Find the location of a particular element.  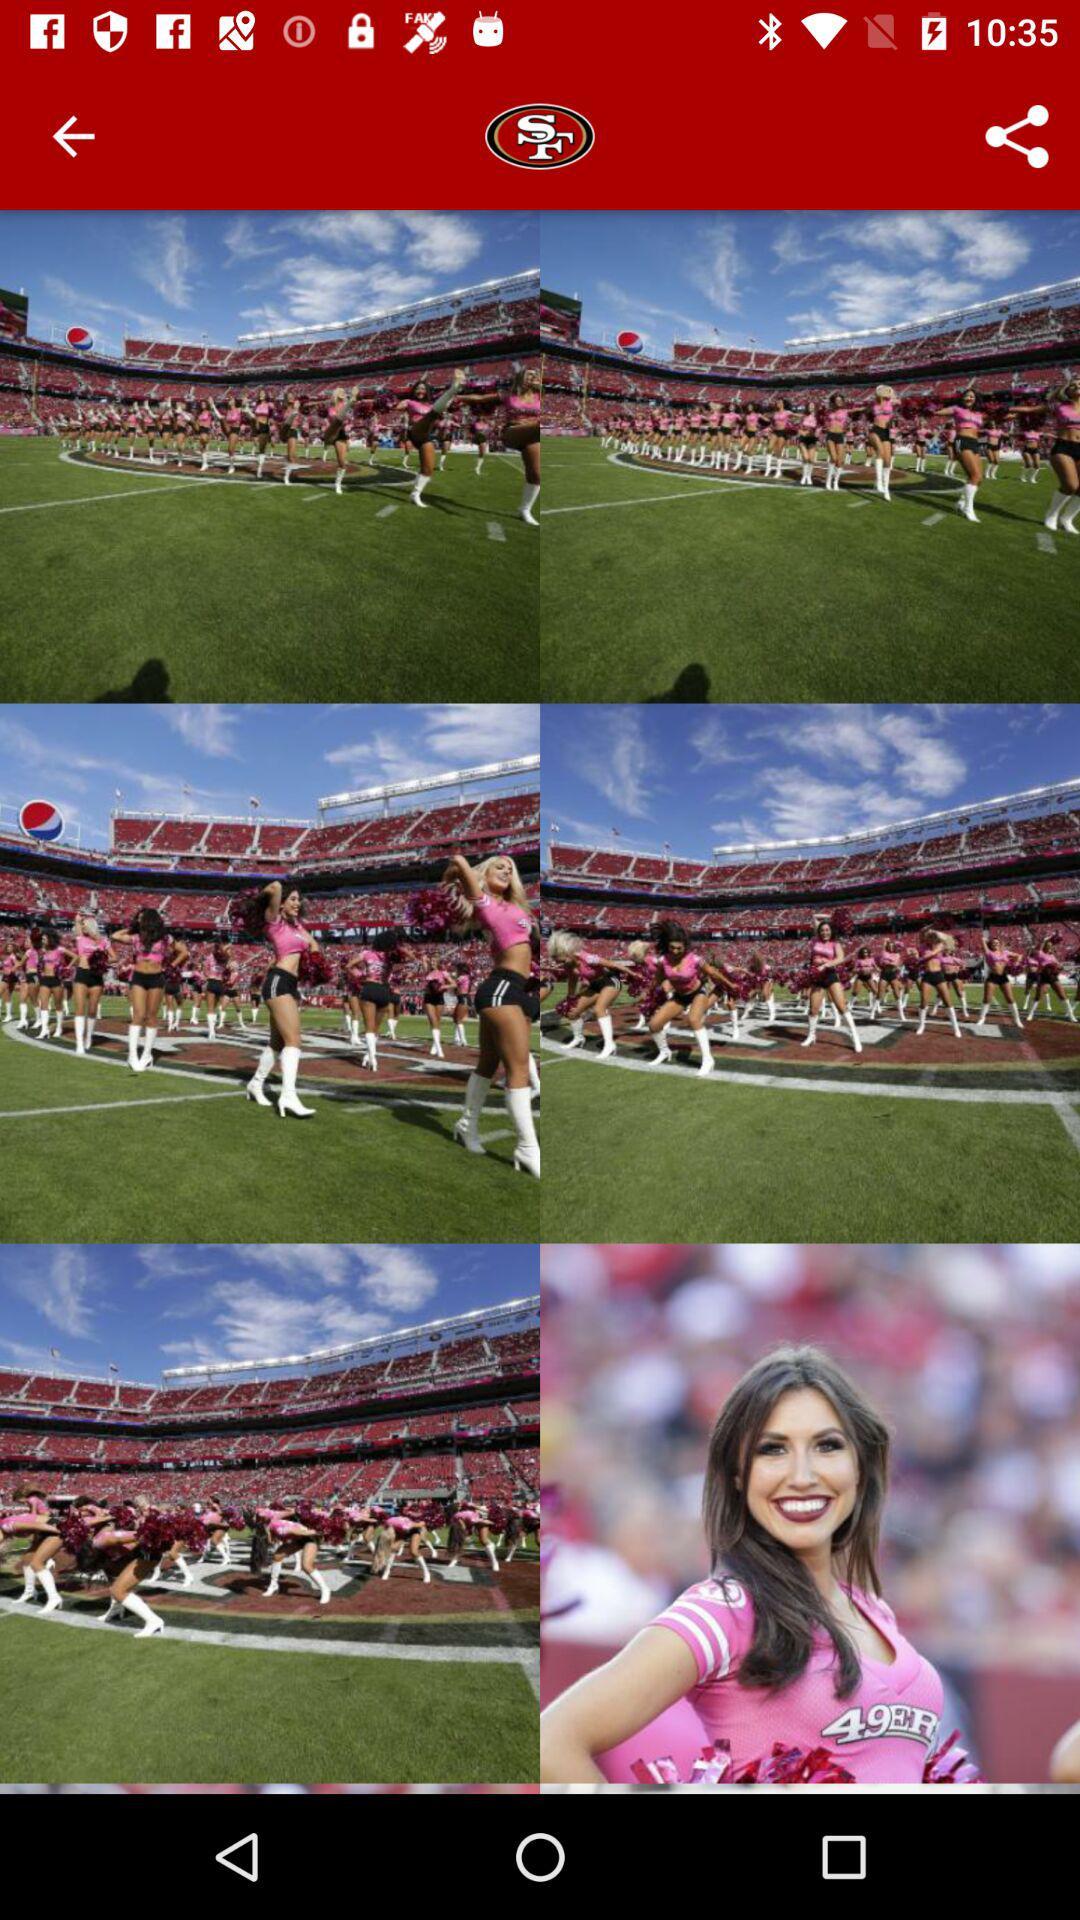

the logo is located at coordinates (540, 136).